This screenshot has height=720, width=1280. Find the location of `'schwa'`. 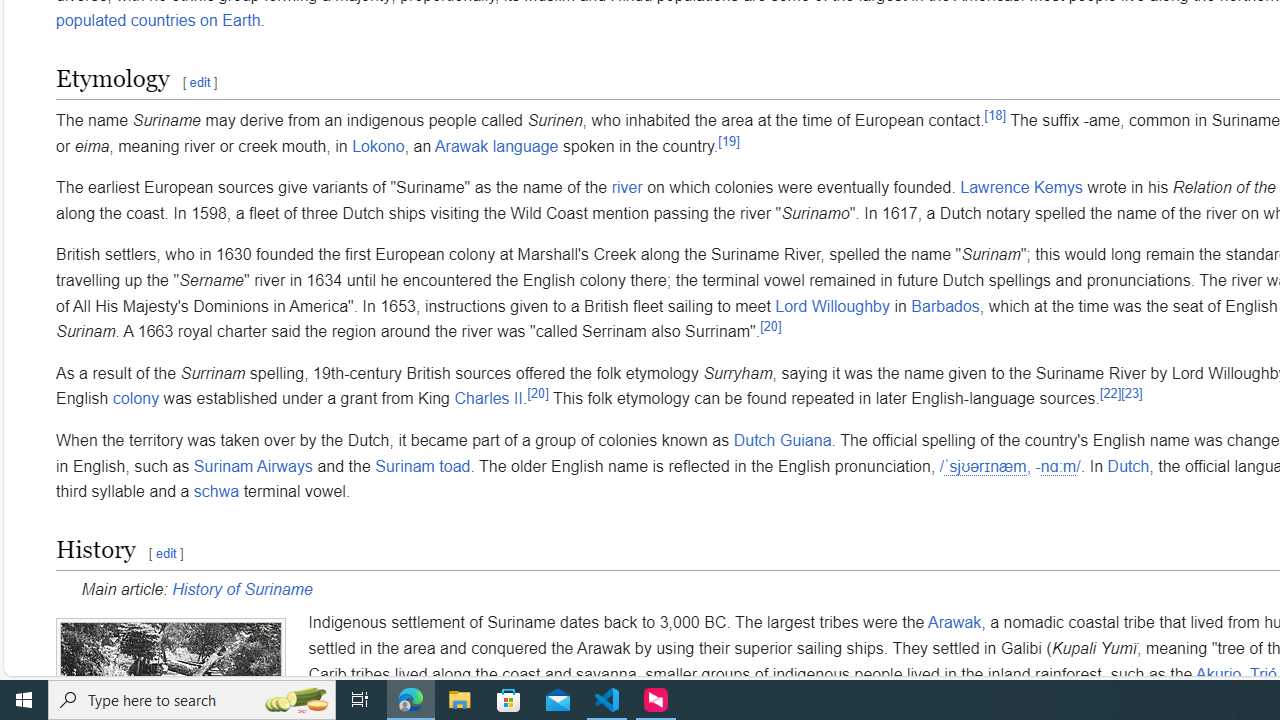

'schwa' is located at coordinates (216, 492).